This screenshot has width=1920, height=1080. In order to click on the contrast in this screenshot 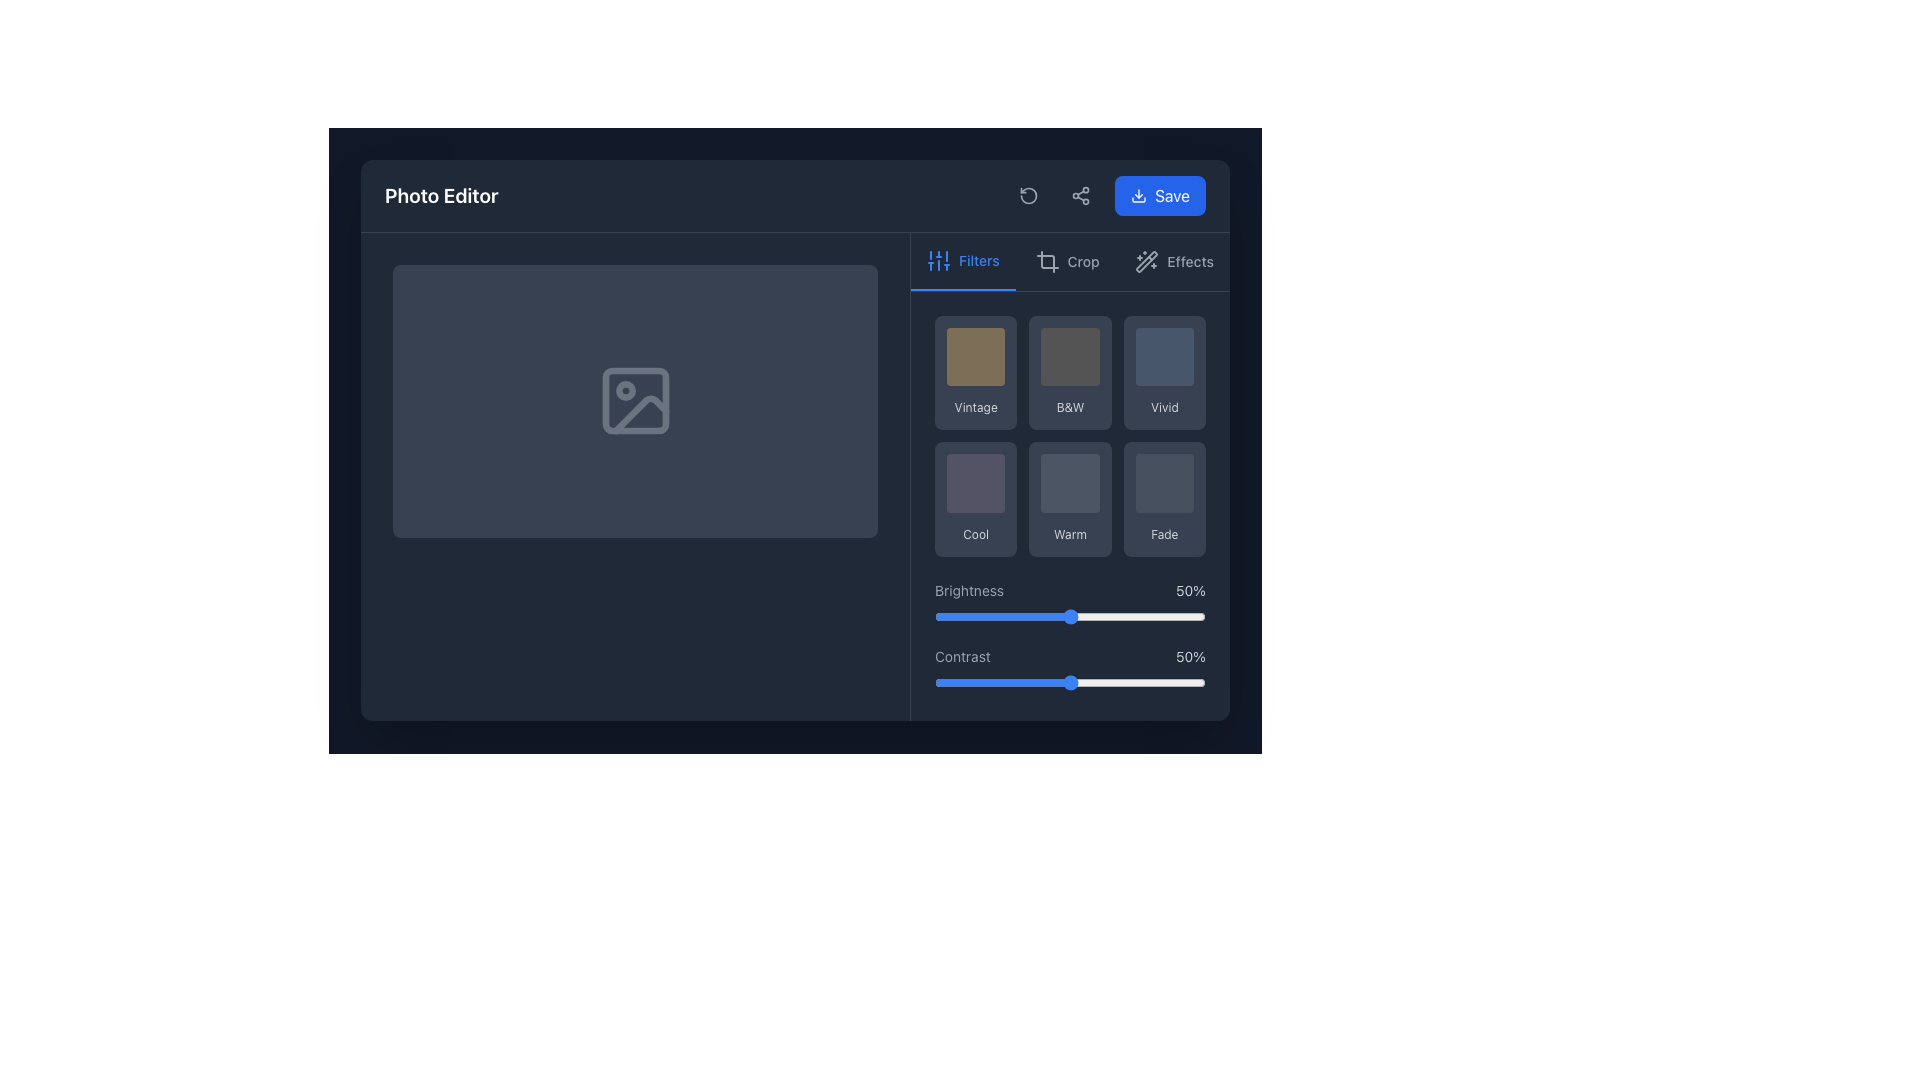, I will do `click(1042, 681)`.